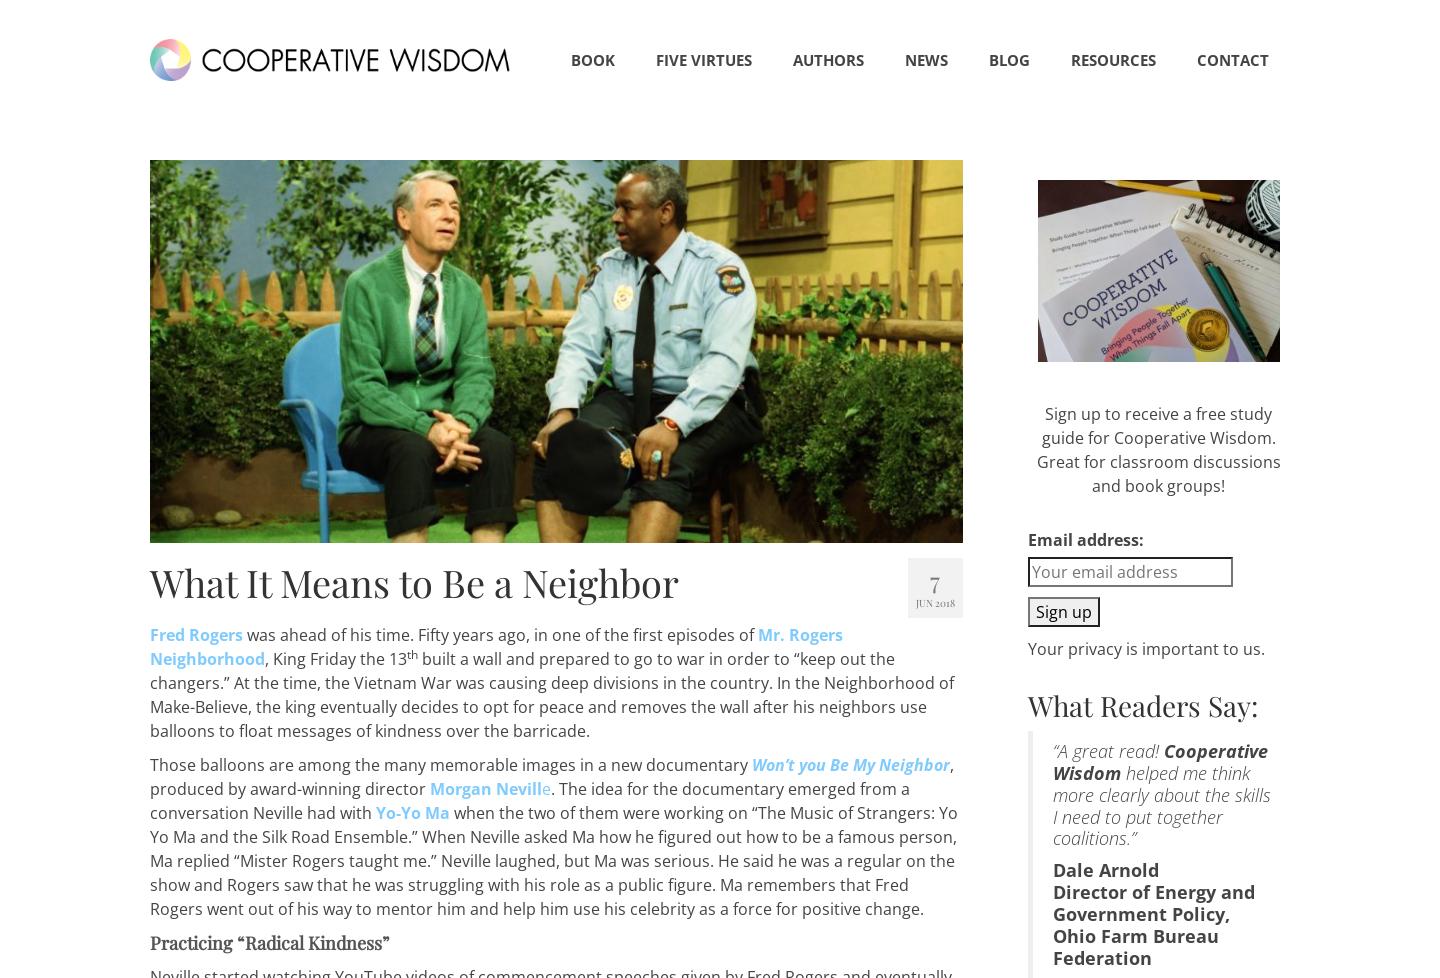 Image resolution: width=1440 pixels, height=978 pixels. Describe the element at coordinates (499, 635) in the screenshot. I see `'was ahead of his time. Fifty years ago, in one of the first episodes of'` at that location.